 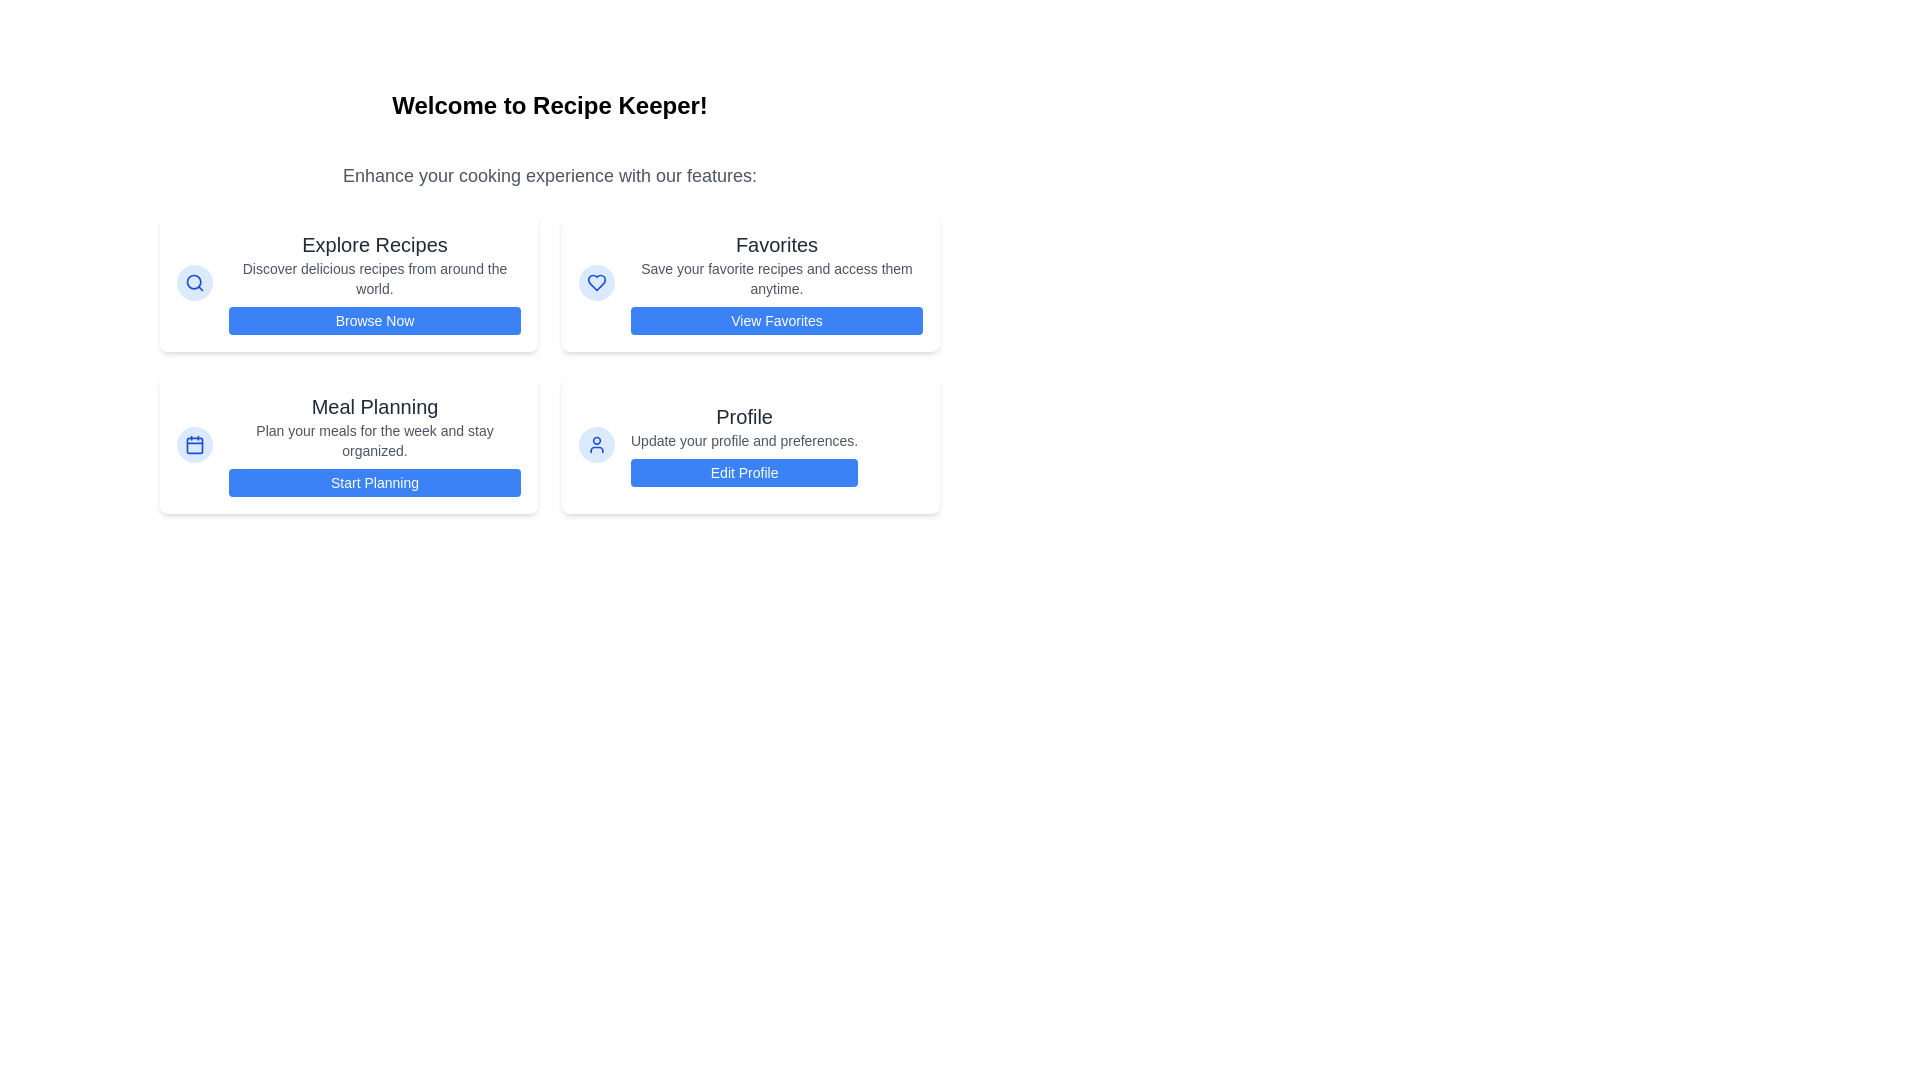 What do you see at coordinates (776, 282) in the screenshot?
I see `descriptive text from the 'Favorites' informational card, which is located in the second column of the grid layout and is styled with a white background and blue action button` at bounding box center [776, 282].